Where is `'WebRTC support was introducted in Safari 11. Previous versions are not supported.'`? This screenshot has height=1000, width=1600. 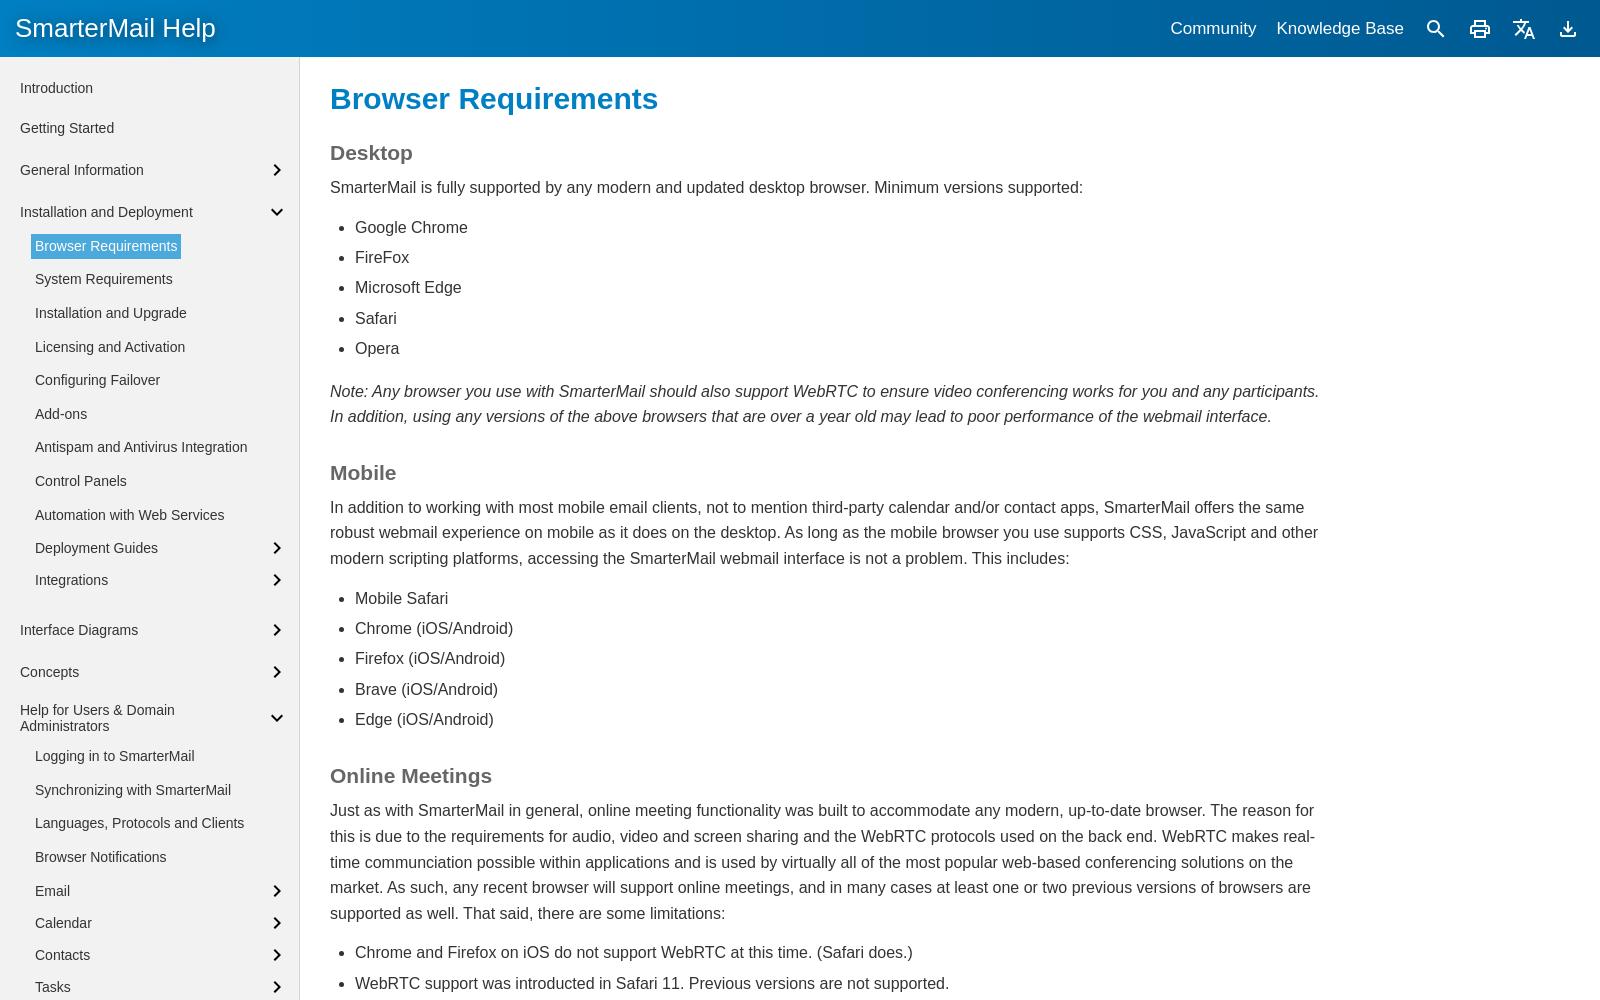
'WebRTC support was introducted in Safari 11. Previous versions are not supported.' is located at coordinates (652, 981).